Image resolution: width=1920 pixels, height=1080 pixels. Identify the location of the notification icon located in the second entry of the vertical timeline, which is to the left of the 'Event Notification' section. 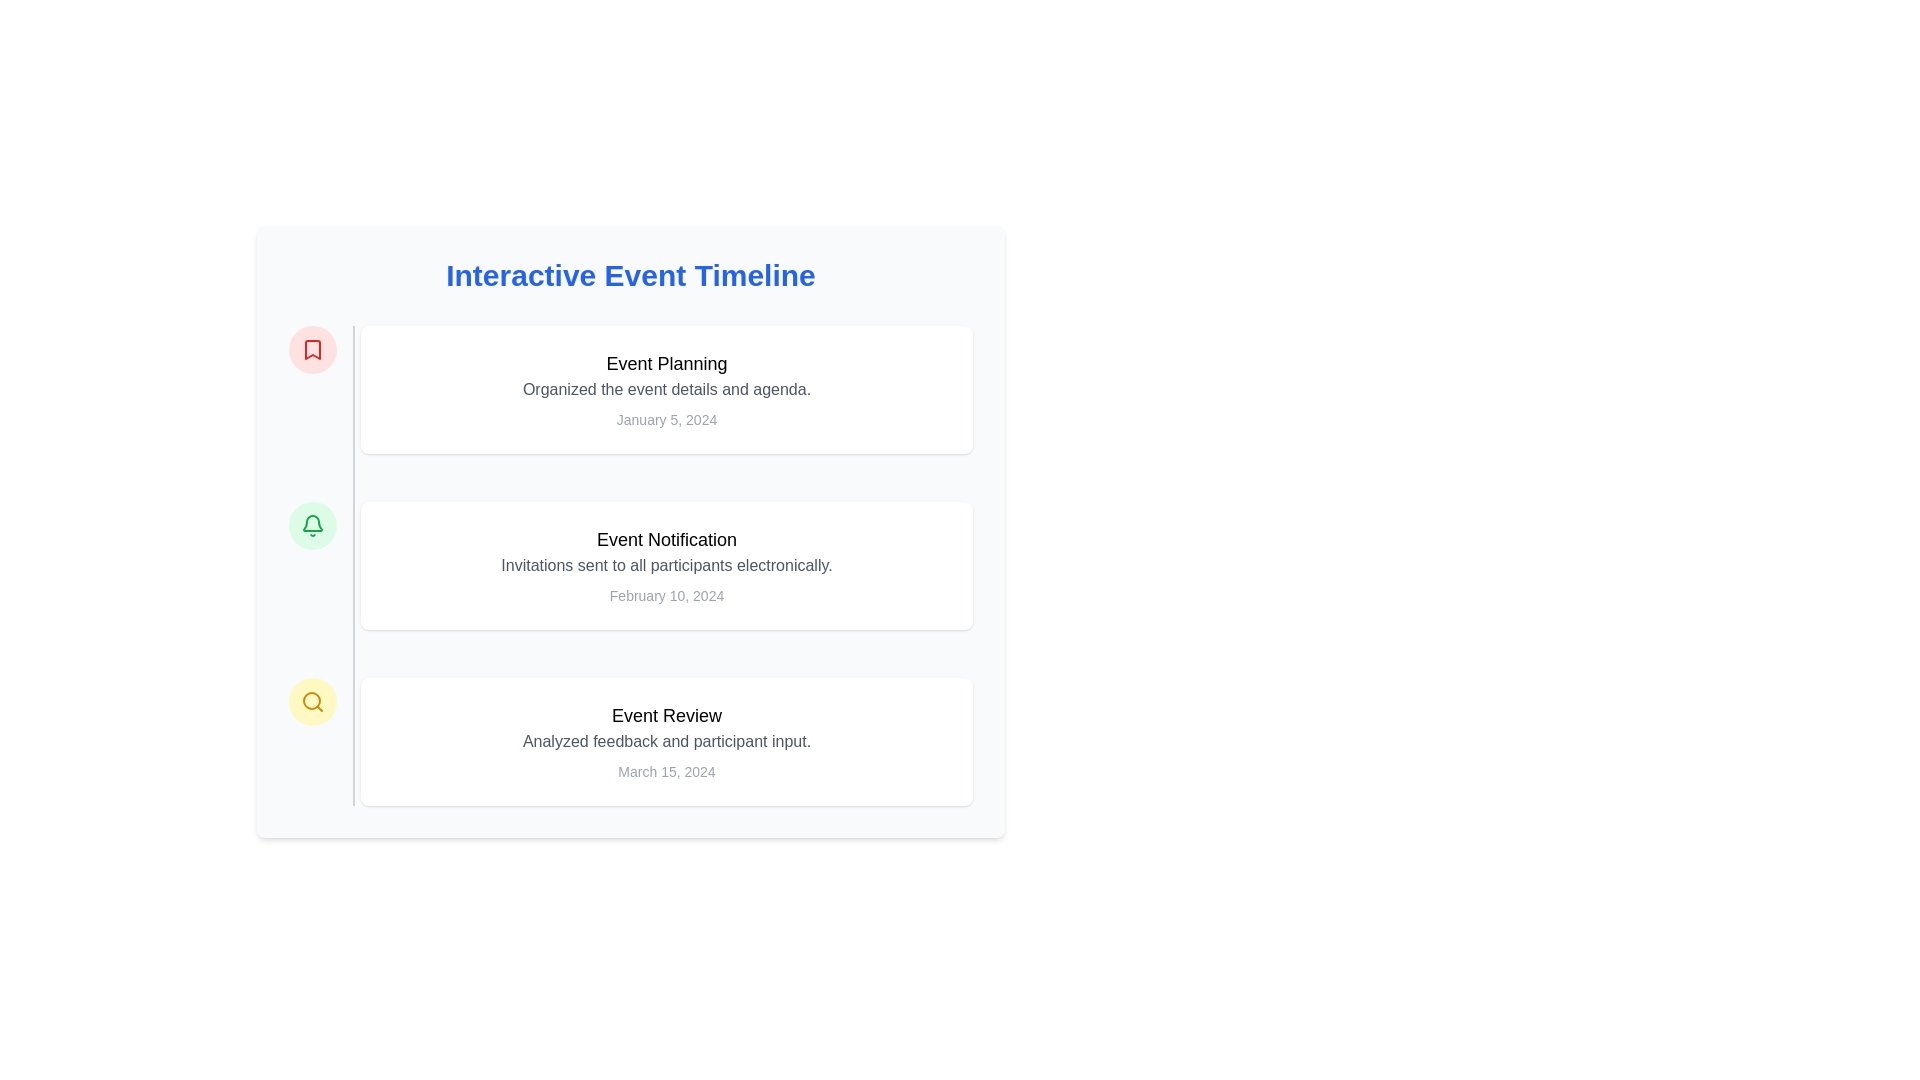
(311, 524).